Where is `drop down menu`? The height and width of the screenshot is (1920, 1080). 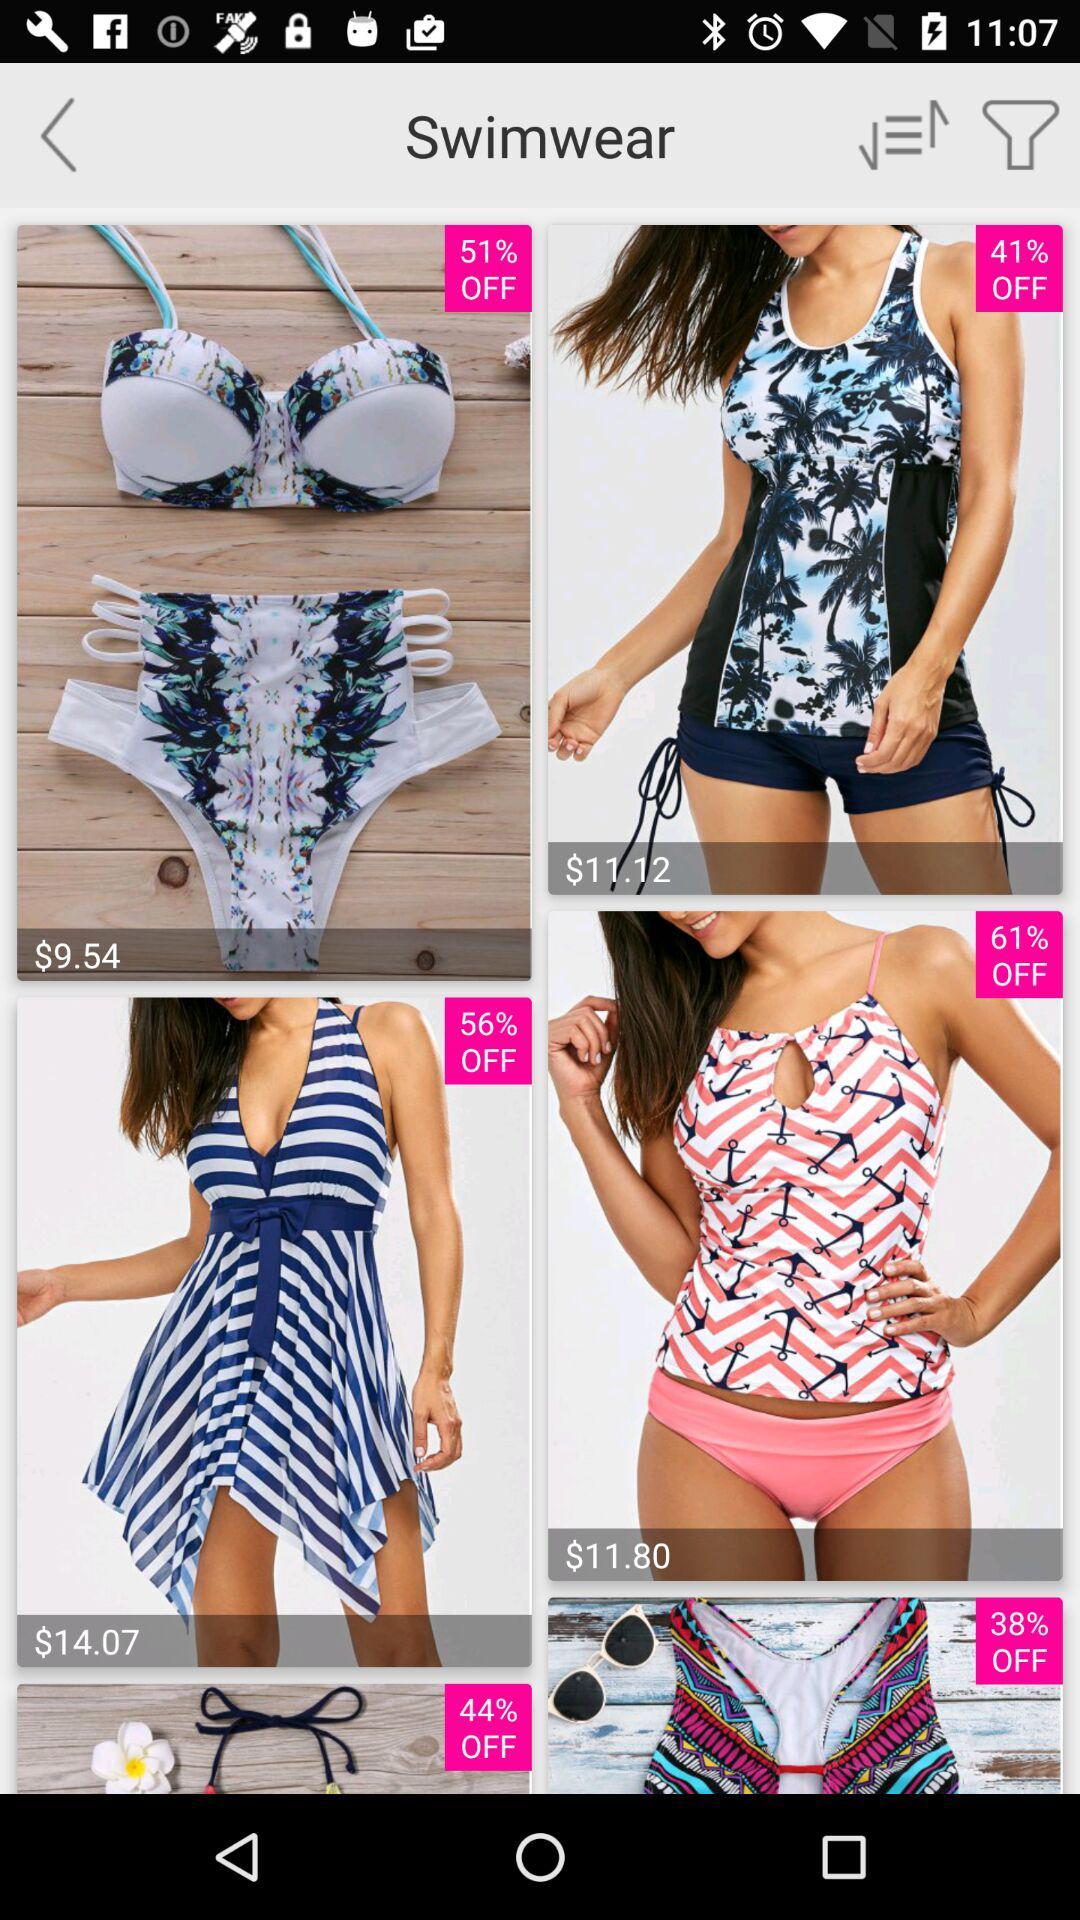
drop down menu is located at coordinates (904, 133).